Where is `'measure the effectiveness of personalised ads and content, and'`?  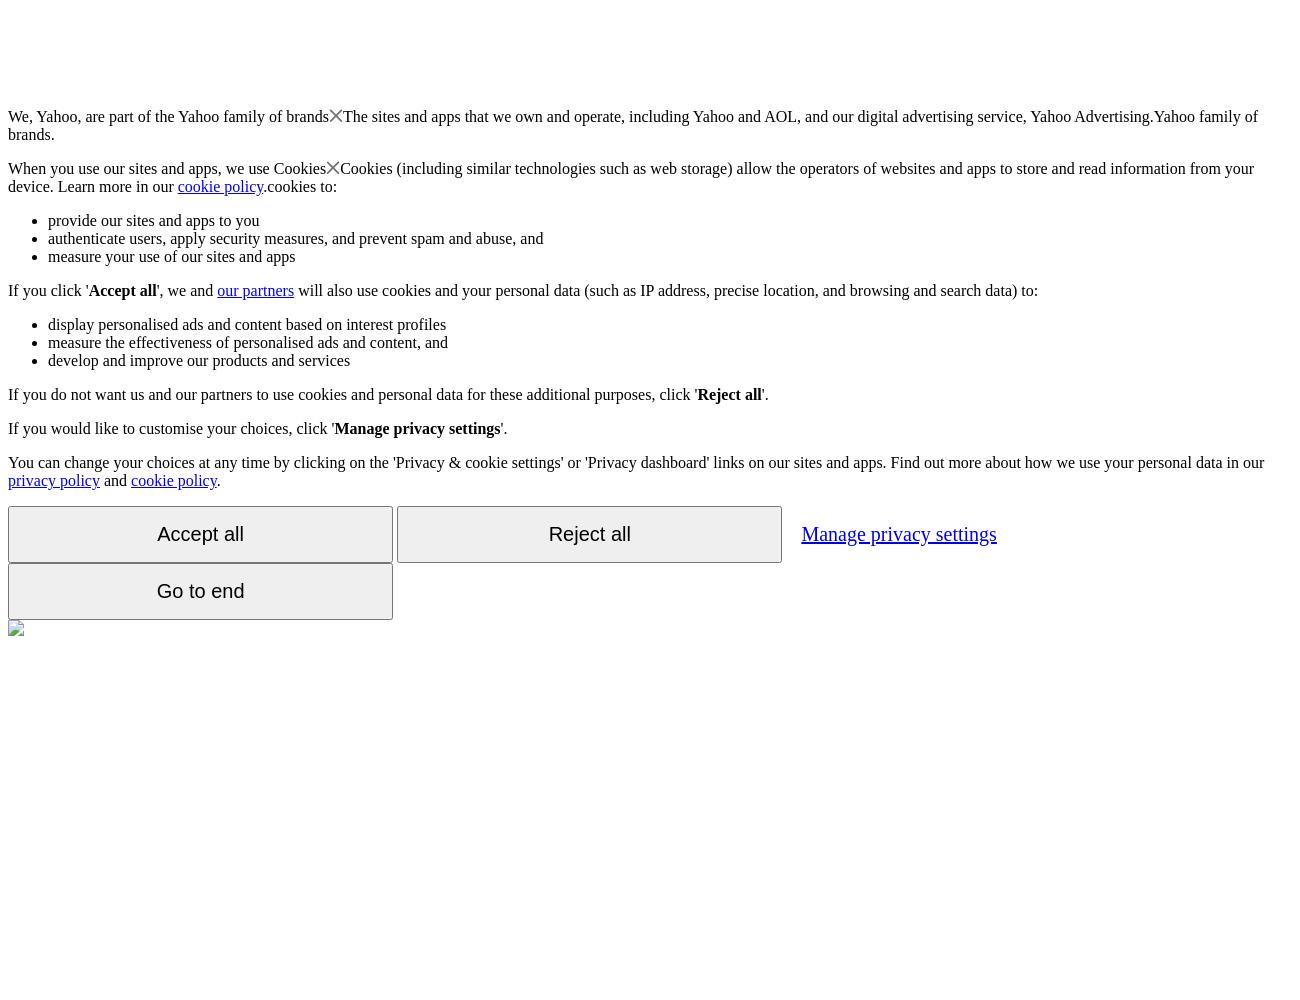 'measure the effectiveness of personalised ads and content, and' is located at coordinates (247, 341).